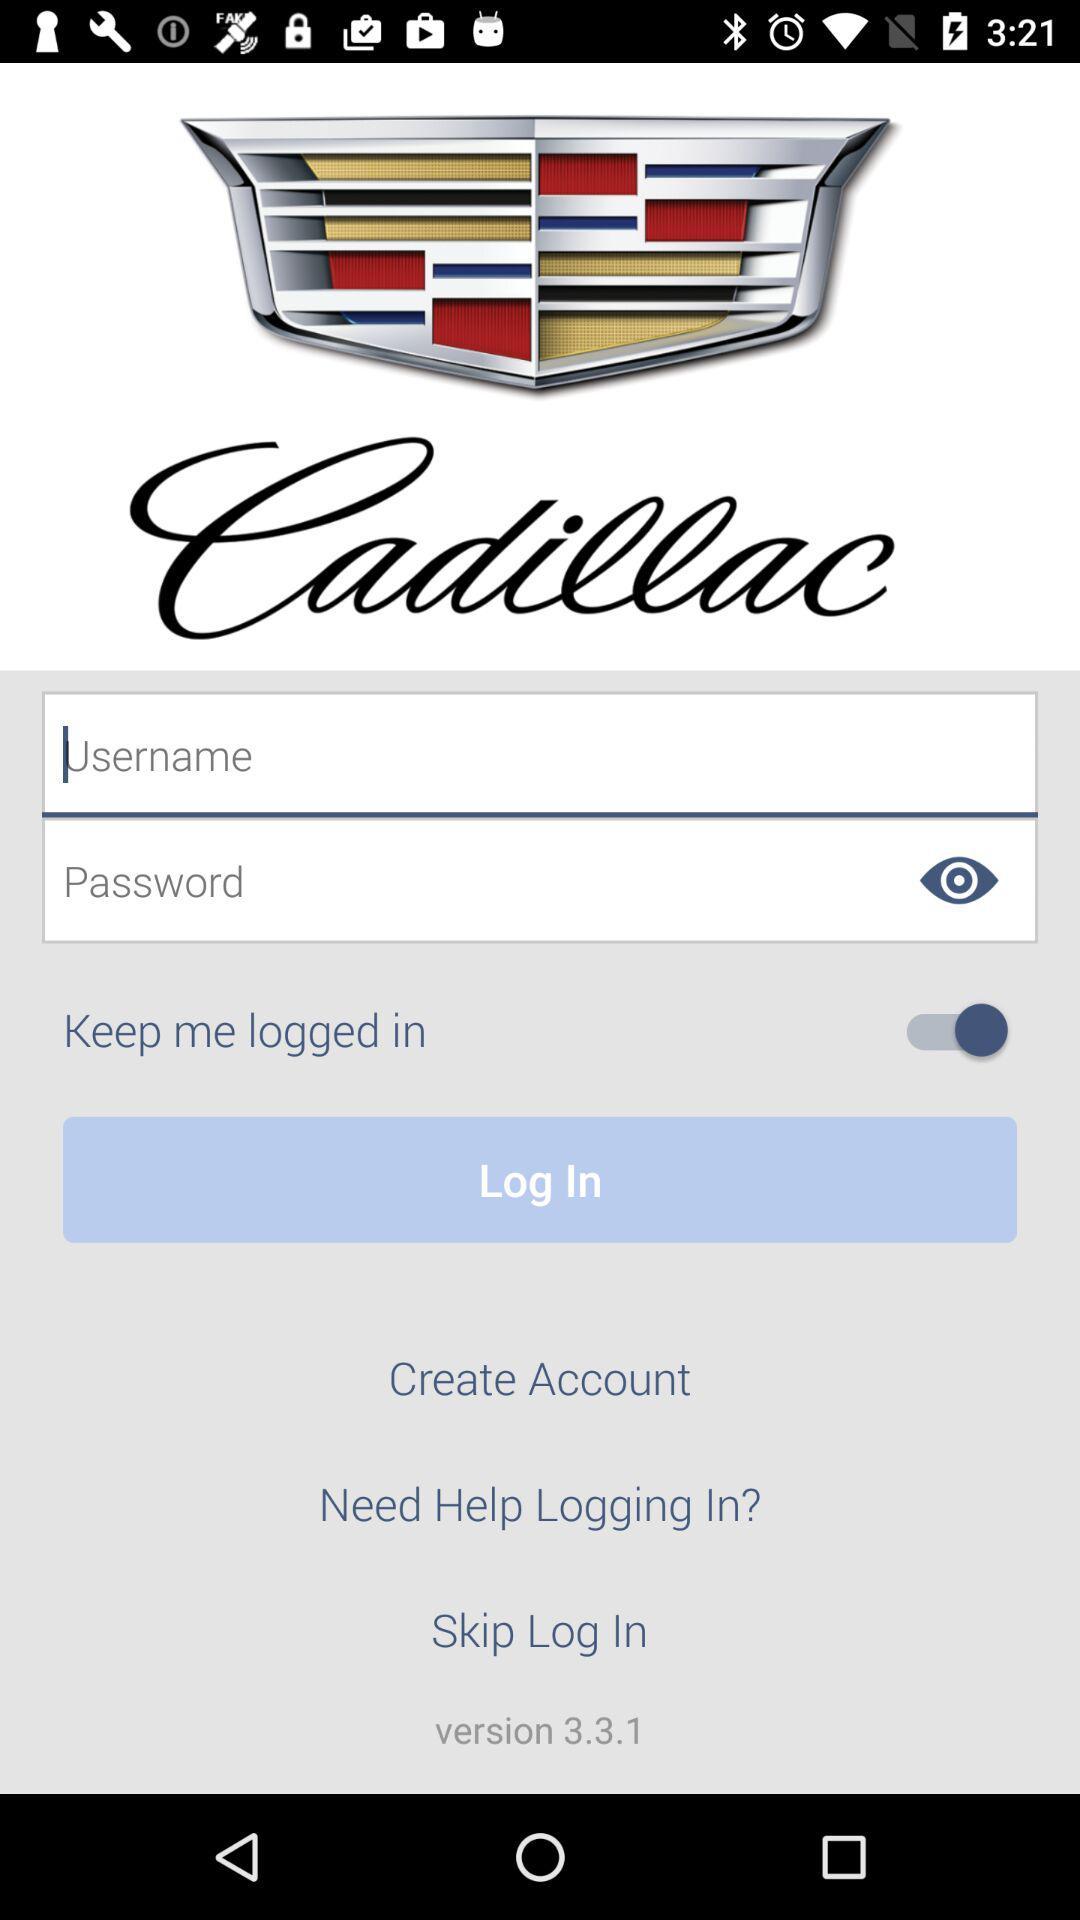  I want to click on the need help logging item, so click(540, 1515).